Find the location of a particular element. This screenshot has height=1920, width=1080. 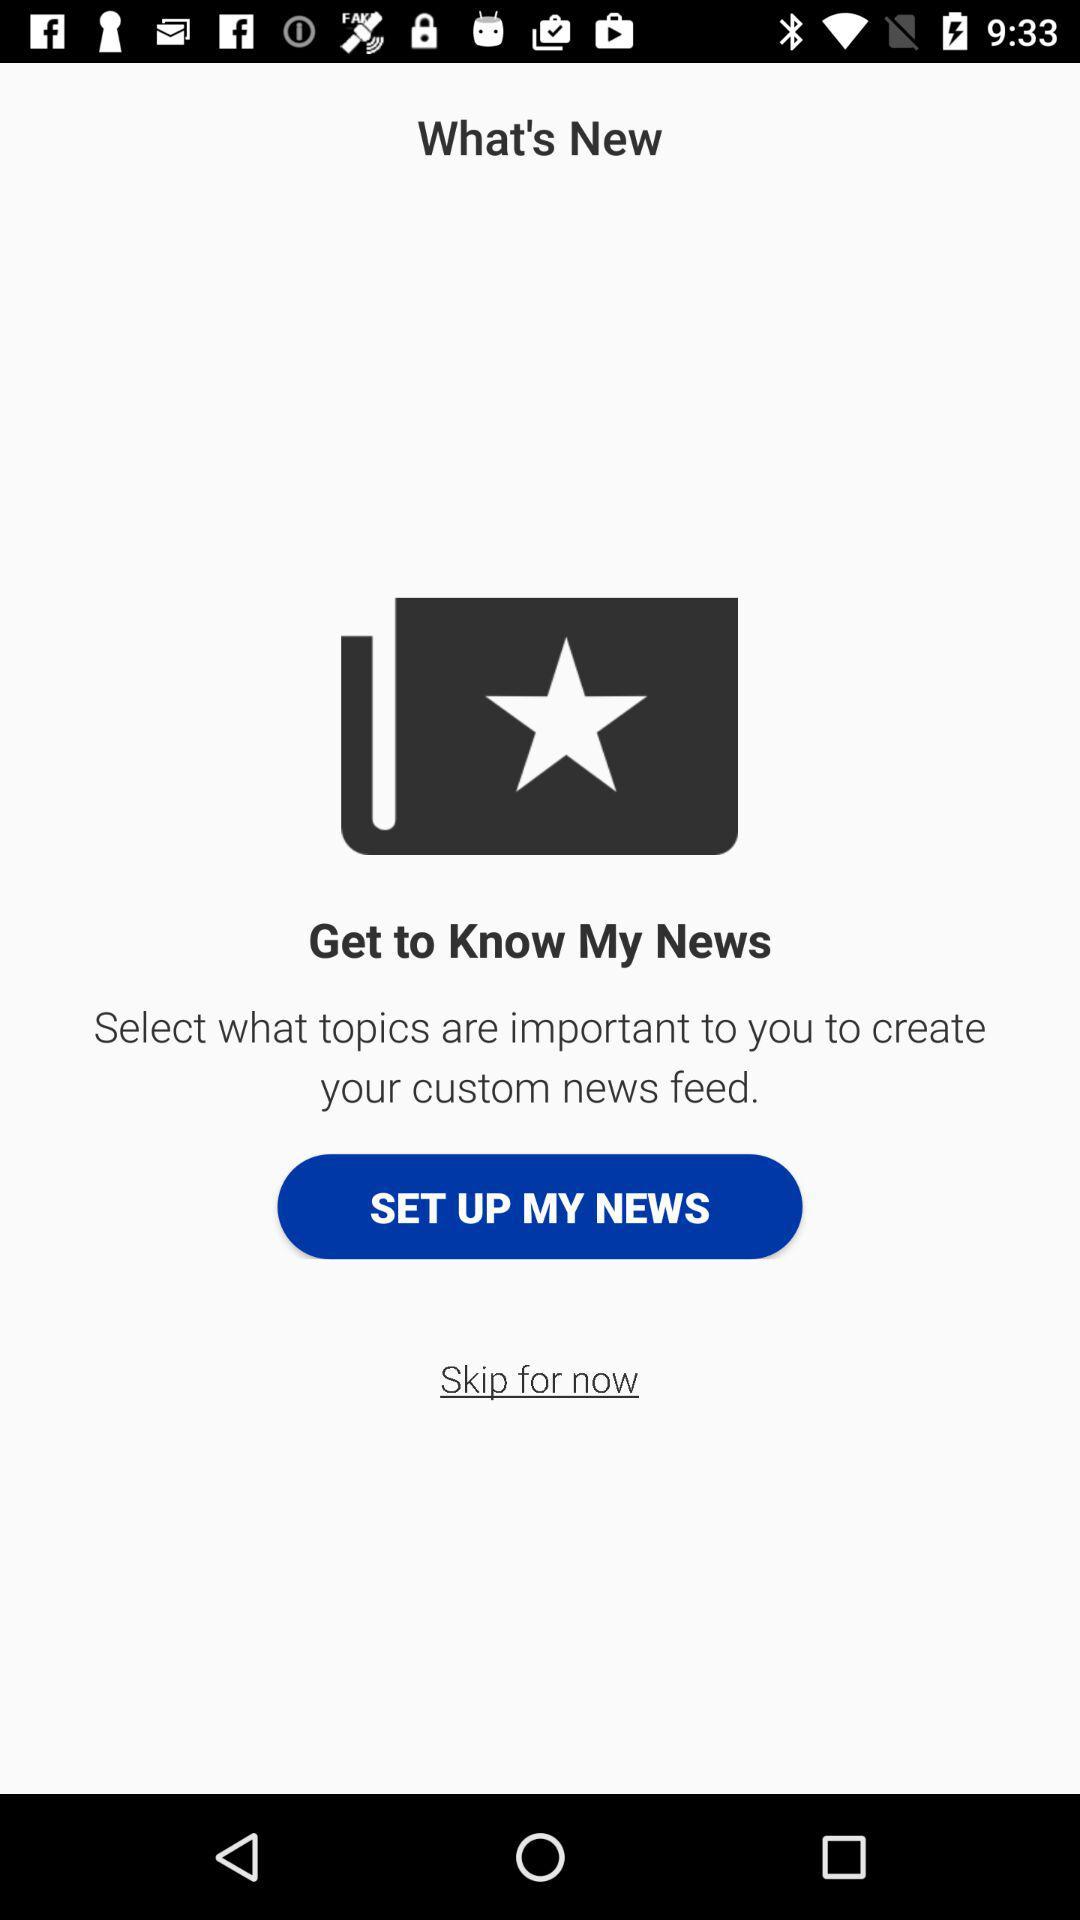

the app below select what topics app is located at coordinates (540, 1205).